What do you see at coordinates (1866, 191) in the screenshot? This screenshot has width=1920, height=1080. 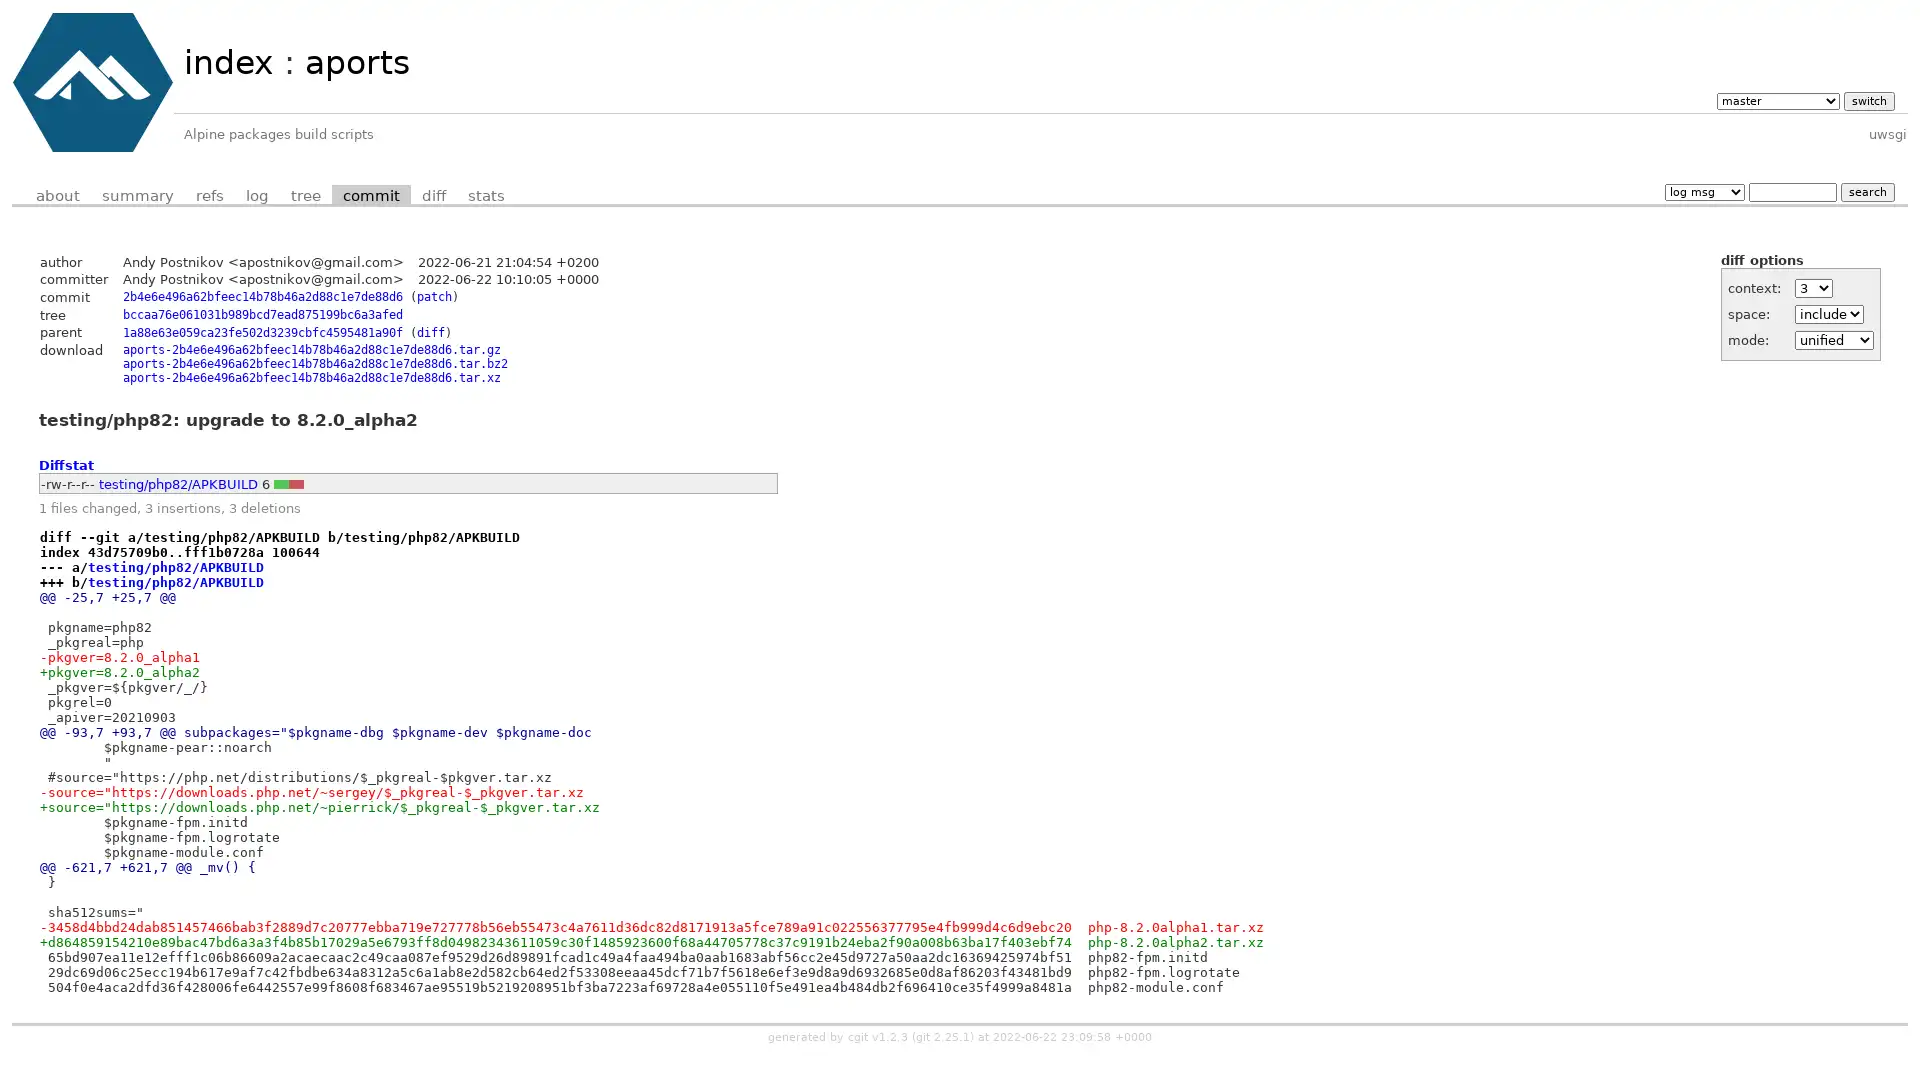 I see `search` at bounding box center [1866, 191].